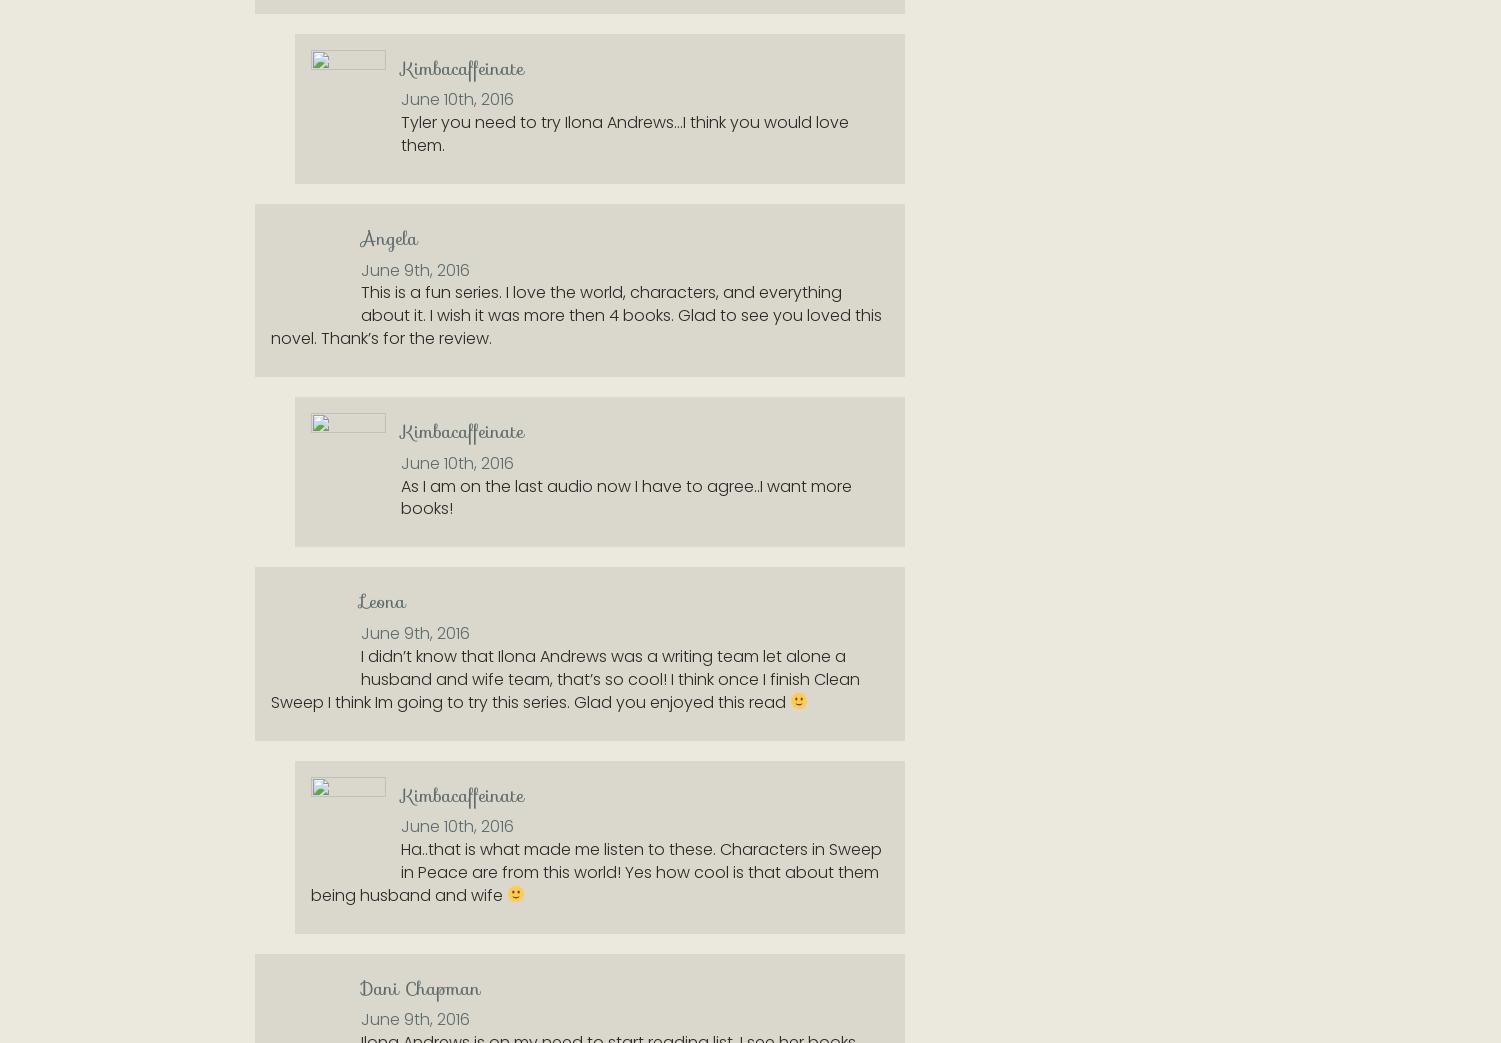 The image size is (1501, 1043). I want to click on 'This is a fun series. I love the world, characters, and everything about it. I wish it was more then 4 books. Glad to see you loved this novel. Thank’s for the review.', so click(576, 314).